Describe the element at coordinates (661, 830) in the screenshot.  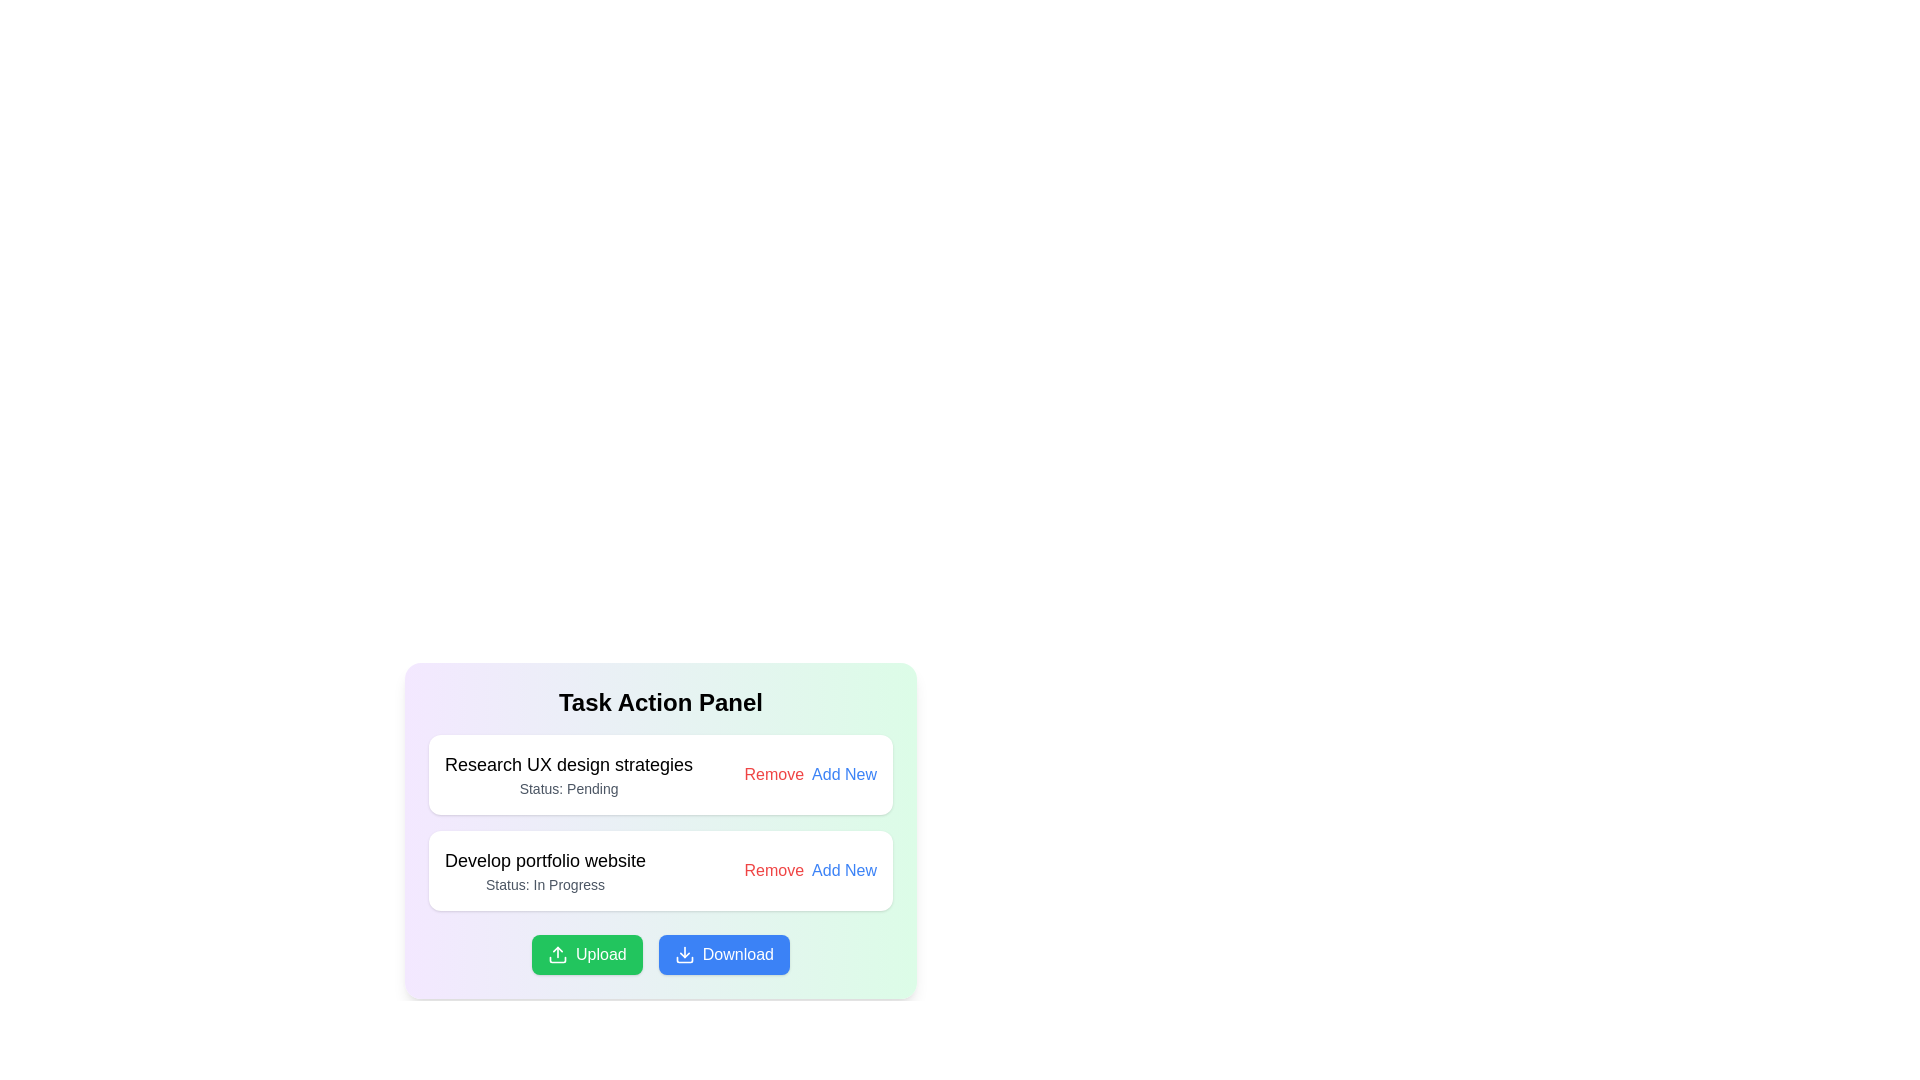
I see `the 'Add New' option in the Task Action Panel` at that location.